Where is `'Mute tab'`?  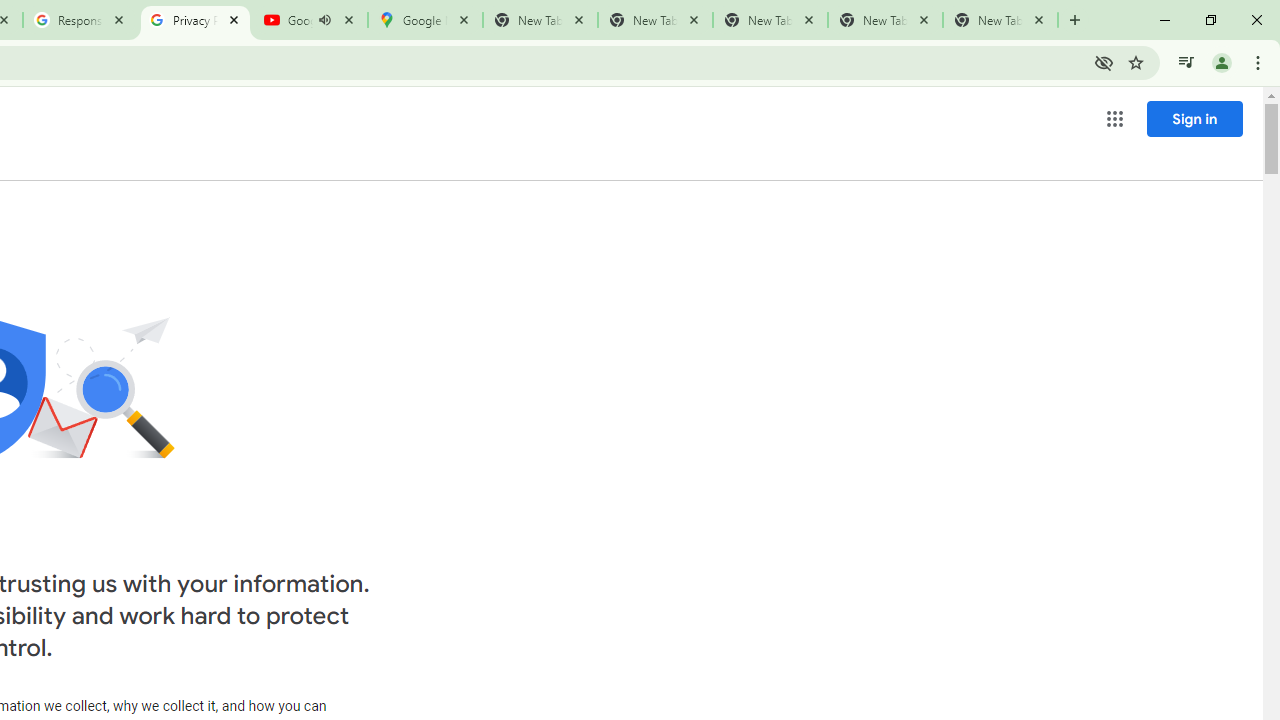 'Mute tab' is located at coordinates (325, 20).